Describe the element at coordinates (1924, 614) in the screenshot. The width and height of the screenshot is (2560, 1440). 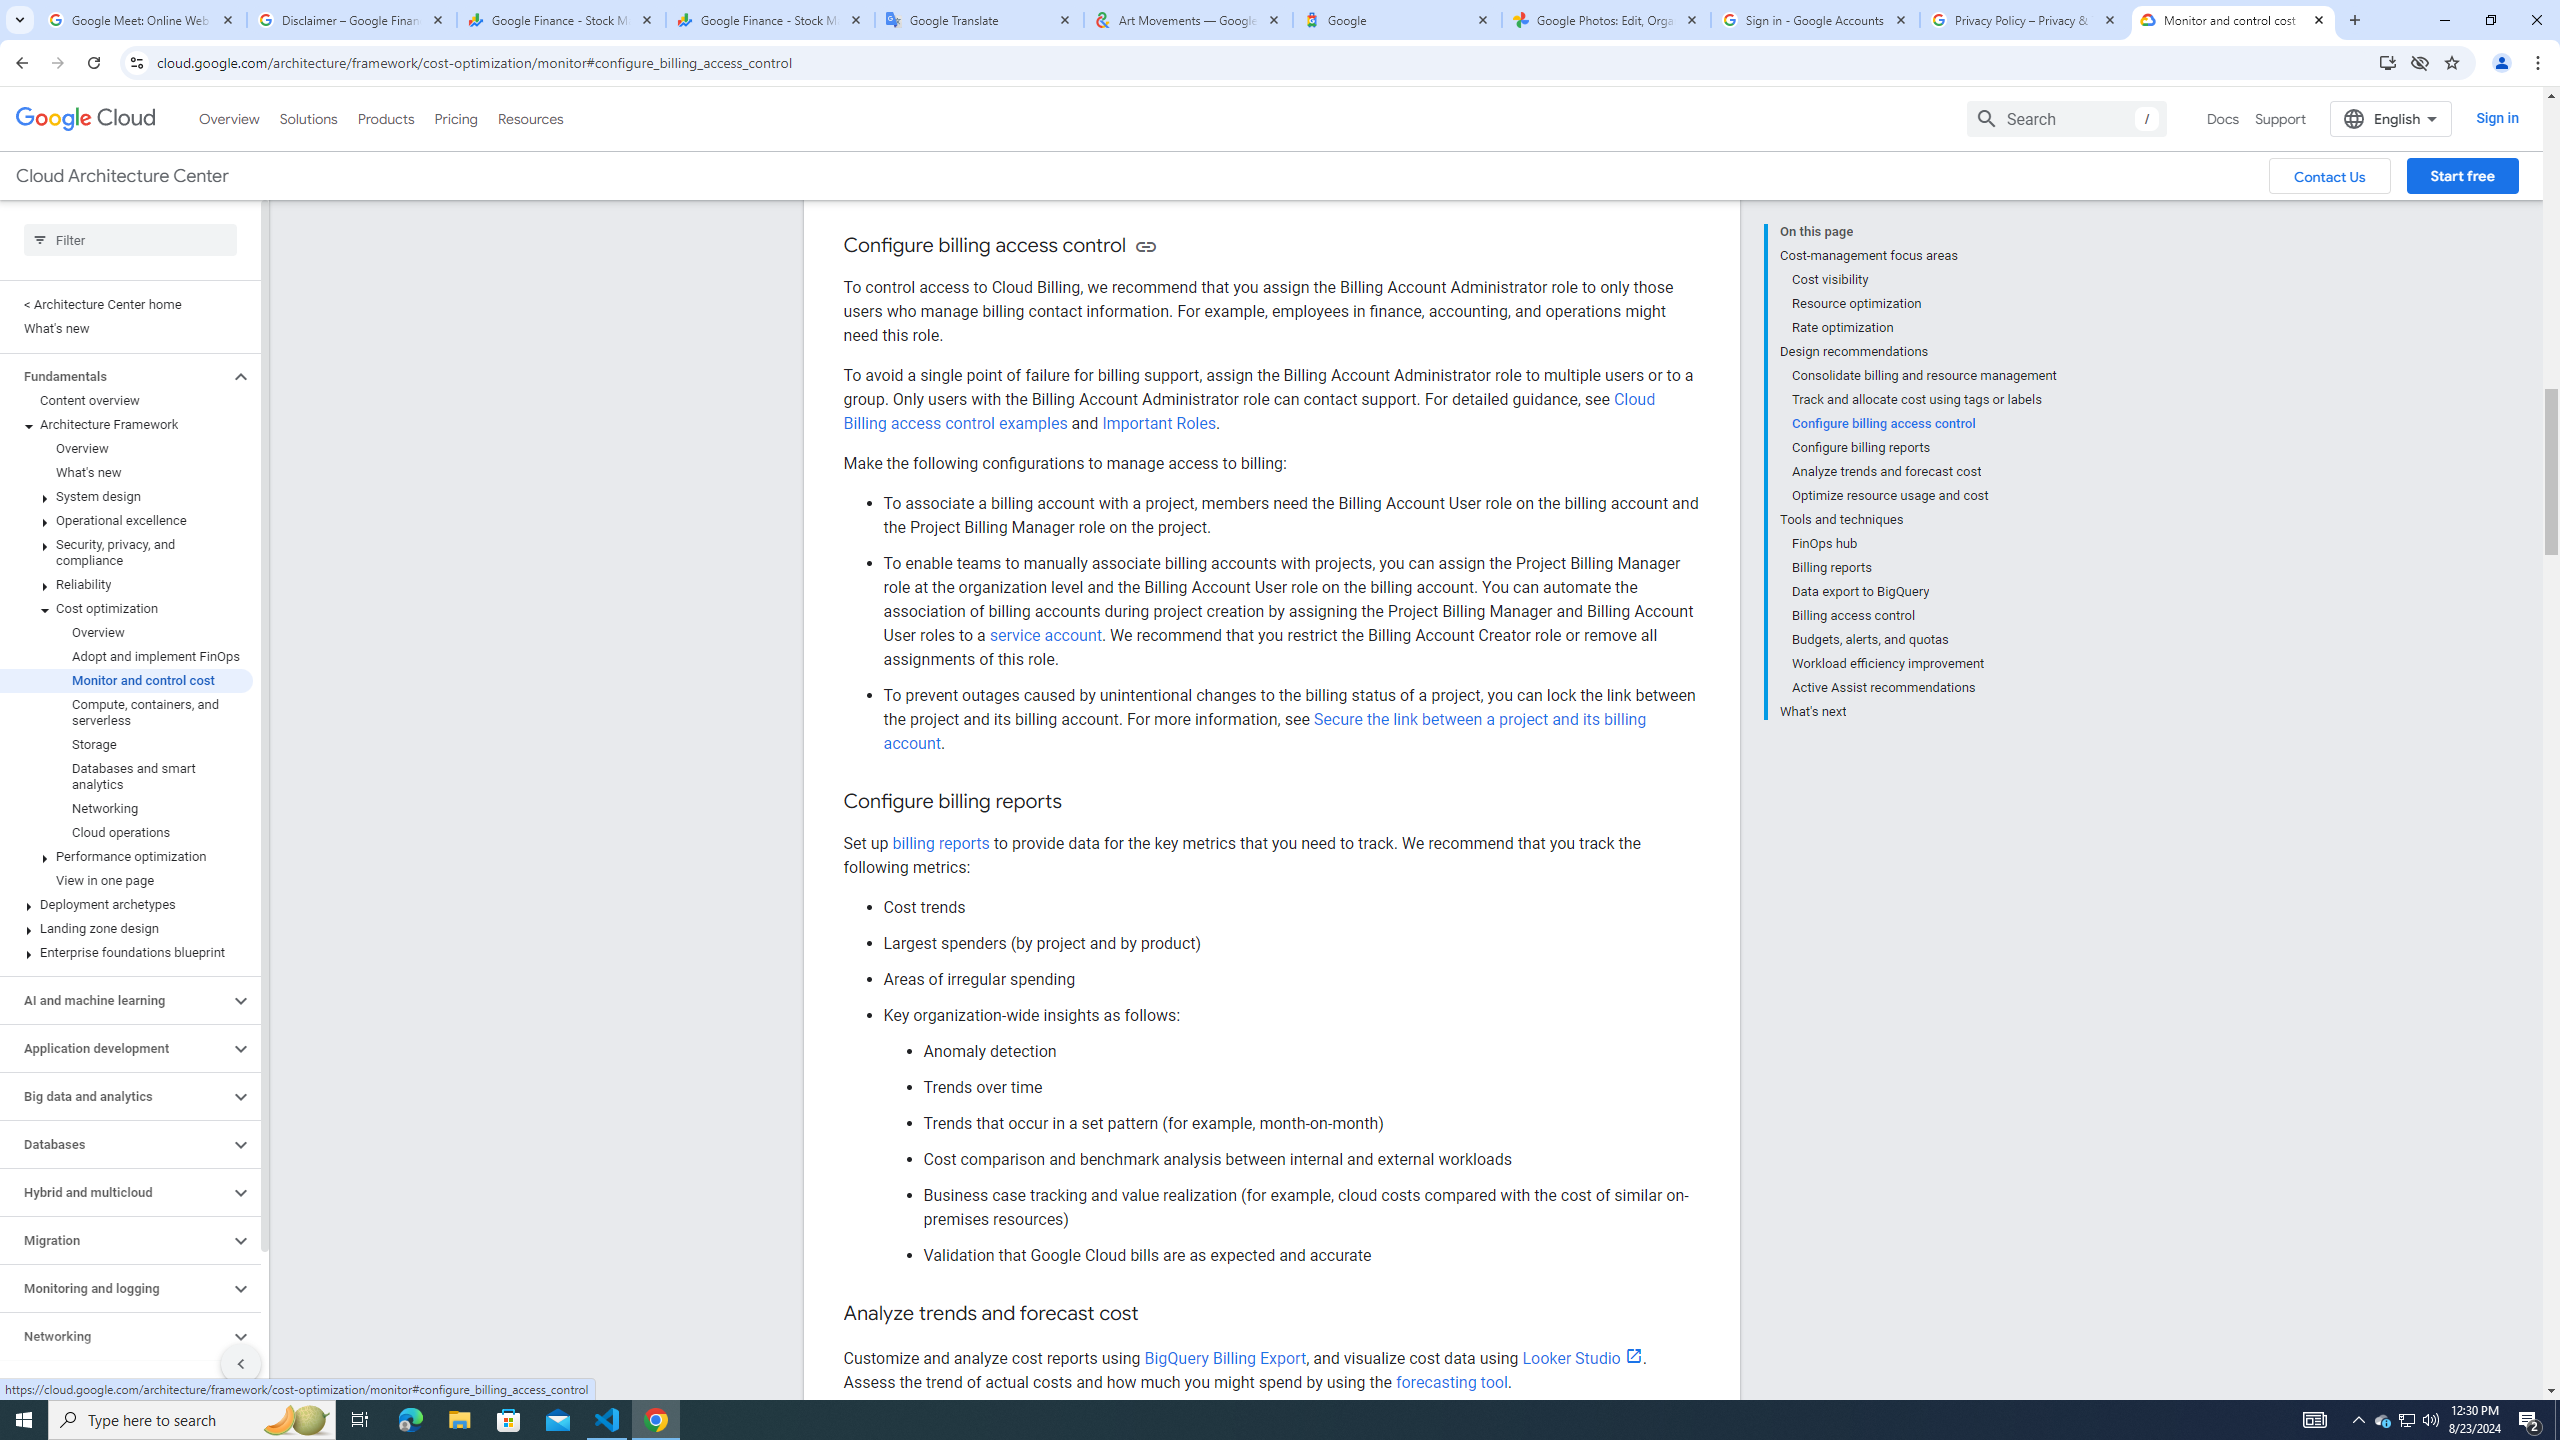
I see `'Billing access control'` at that location.